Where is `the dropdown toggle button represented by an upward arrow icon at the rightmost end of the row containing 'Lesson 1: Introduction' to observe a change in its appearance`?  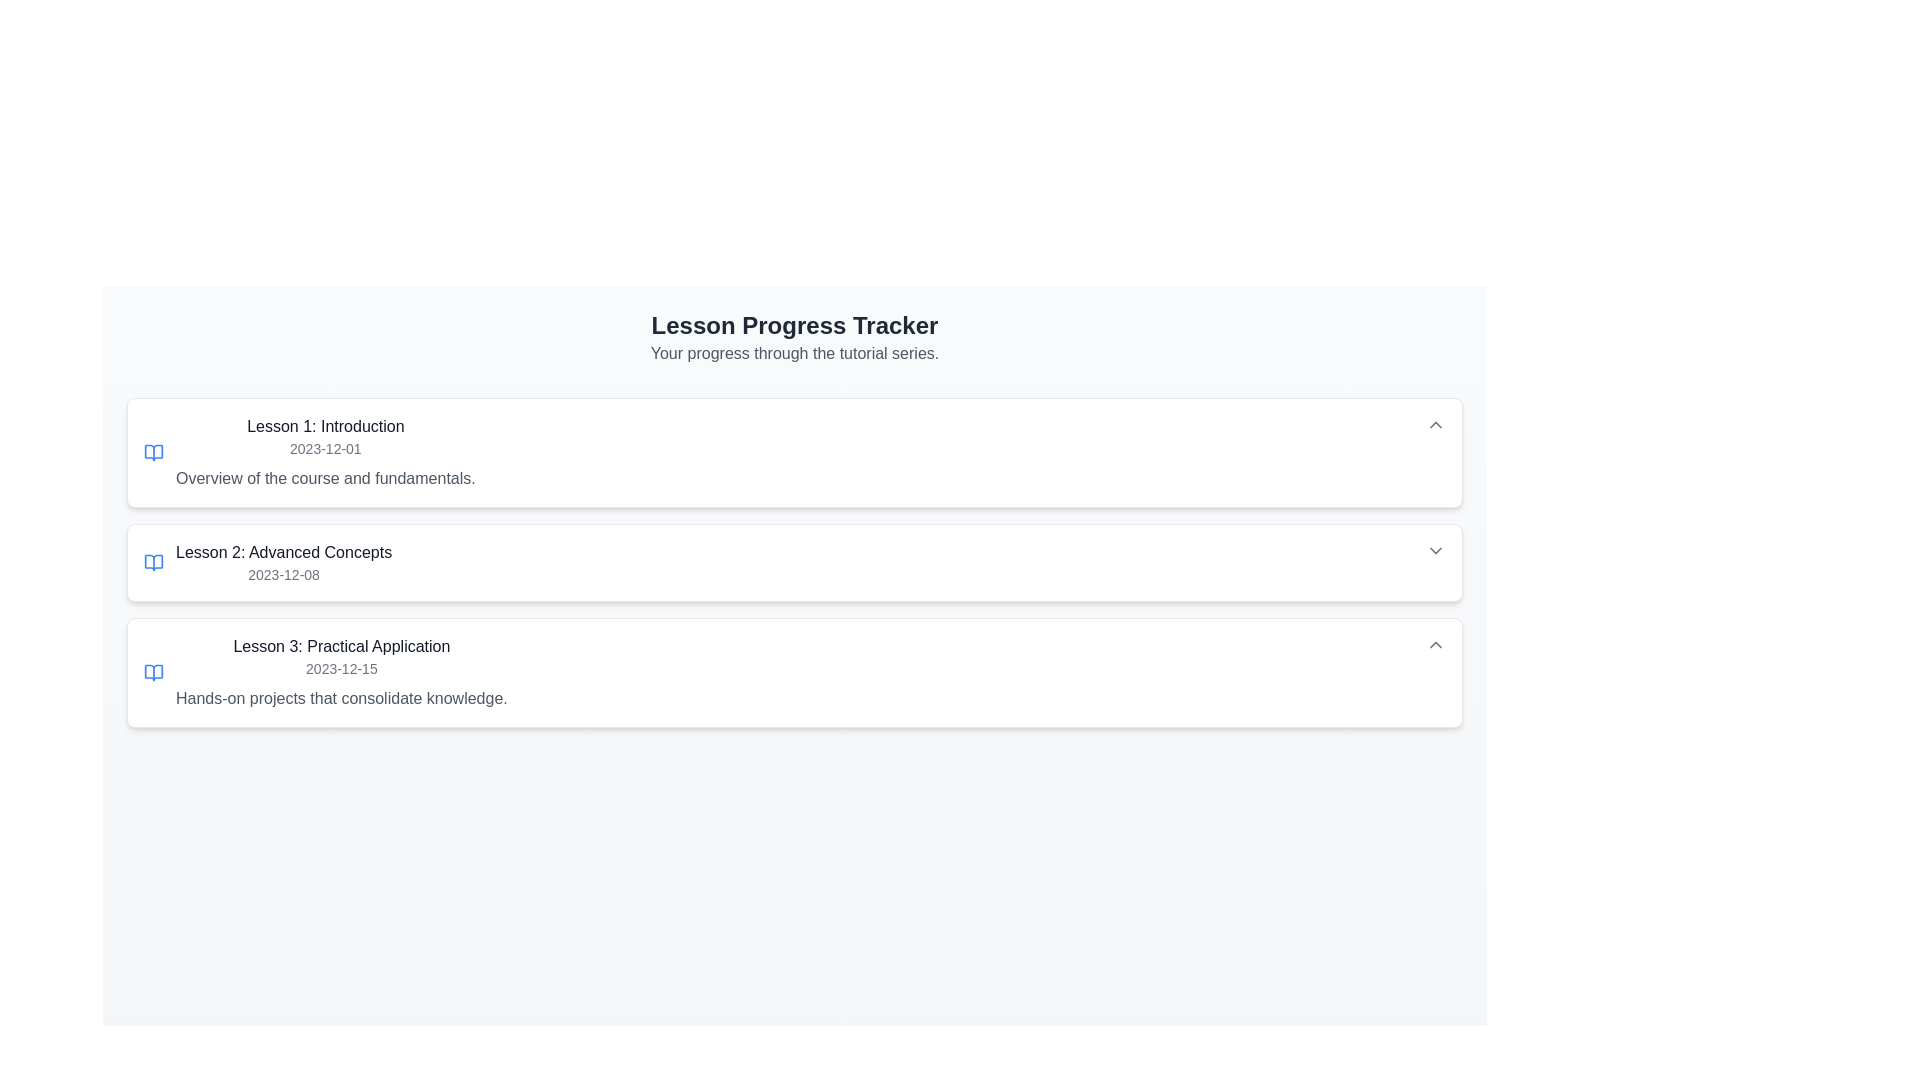
the dropdown toggle button represented by an upward arrow icon at the rightmost end of the row containing 'Lesson 1: Introduction' to observe a change in its appearance is located at coordinates (1434, 423).